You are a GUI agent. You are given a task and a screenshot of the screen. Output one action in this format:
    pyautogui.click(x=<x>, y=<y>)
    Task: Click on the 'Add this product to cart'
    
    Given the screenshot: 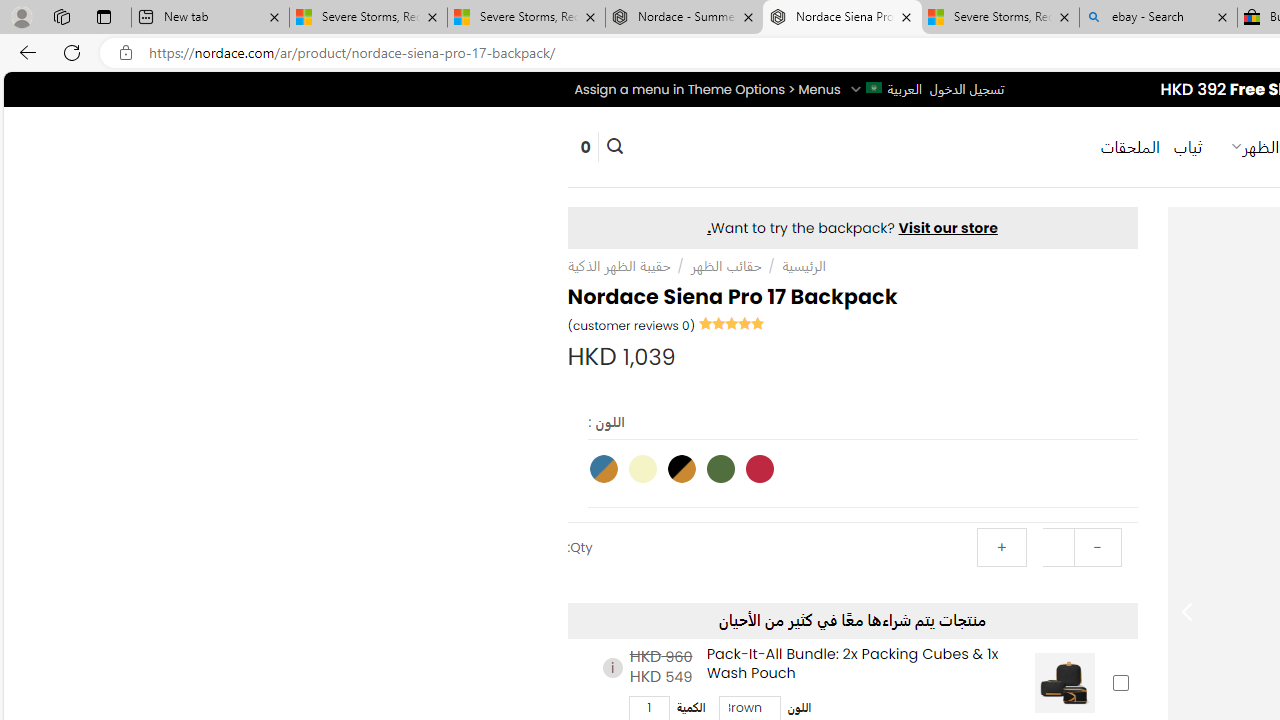 What is the action you would take?
    pyautogui.click(x=1120, y=681)
    